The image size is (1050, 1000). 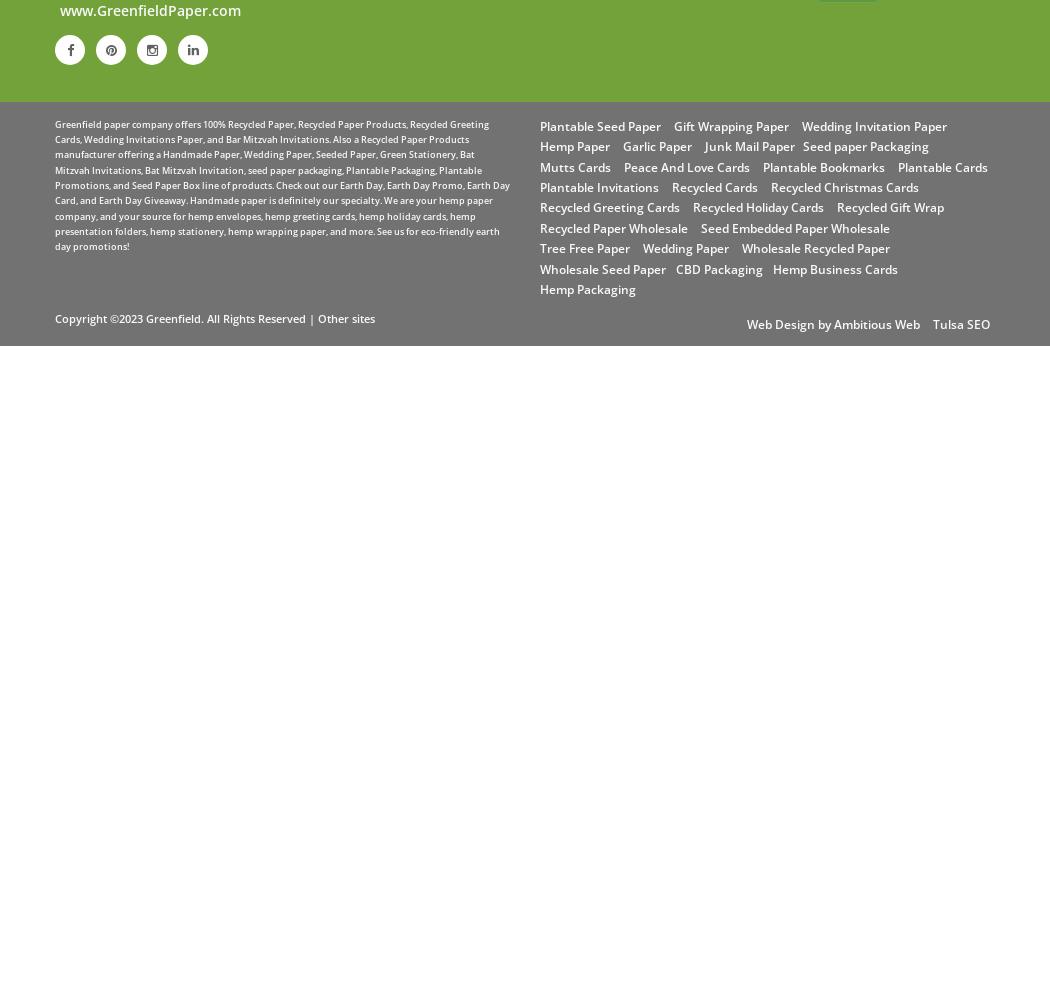 What do you see at coordinates (84, 139) in the screenshot?
I see `'Wedding 
					Invitations Paper'` at bounding box center [84, 139].